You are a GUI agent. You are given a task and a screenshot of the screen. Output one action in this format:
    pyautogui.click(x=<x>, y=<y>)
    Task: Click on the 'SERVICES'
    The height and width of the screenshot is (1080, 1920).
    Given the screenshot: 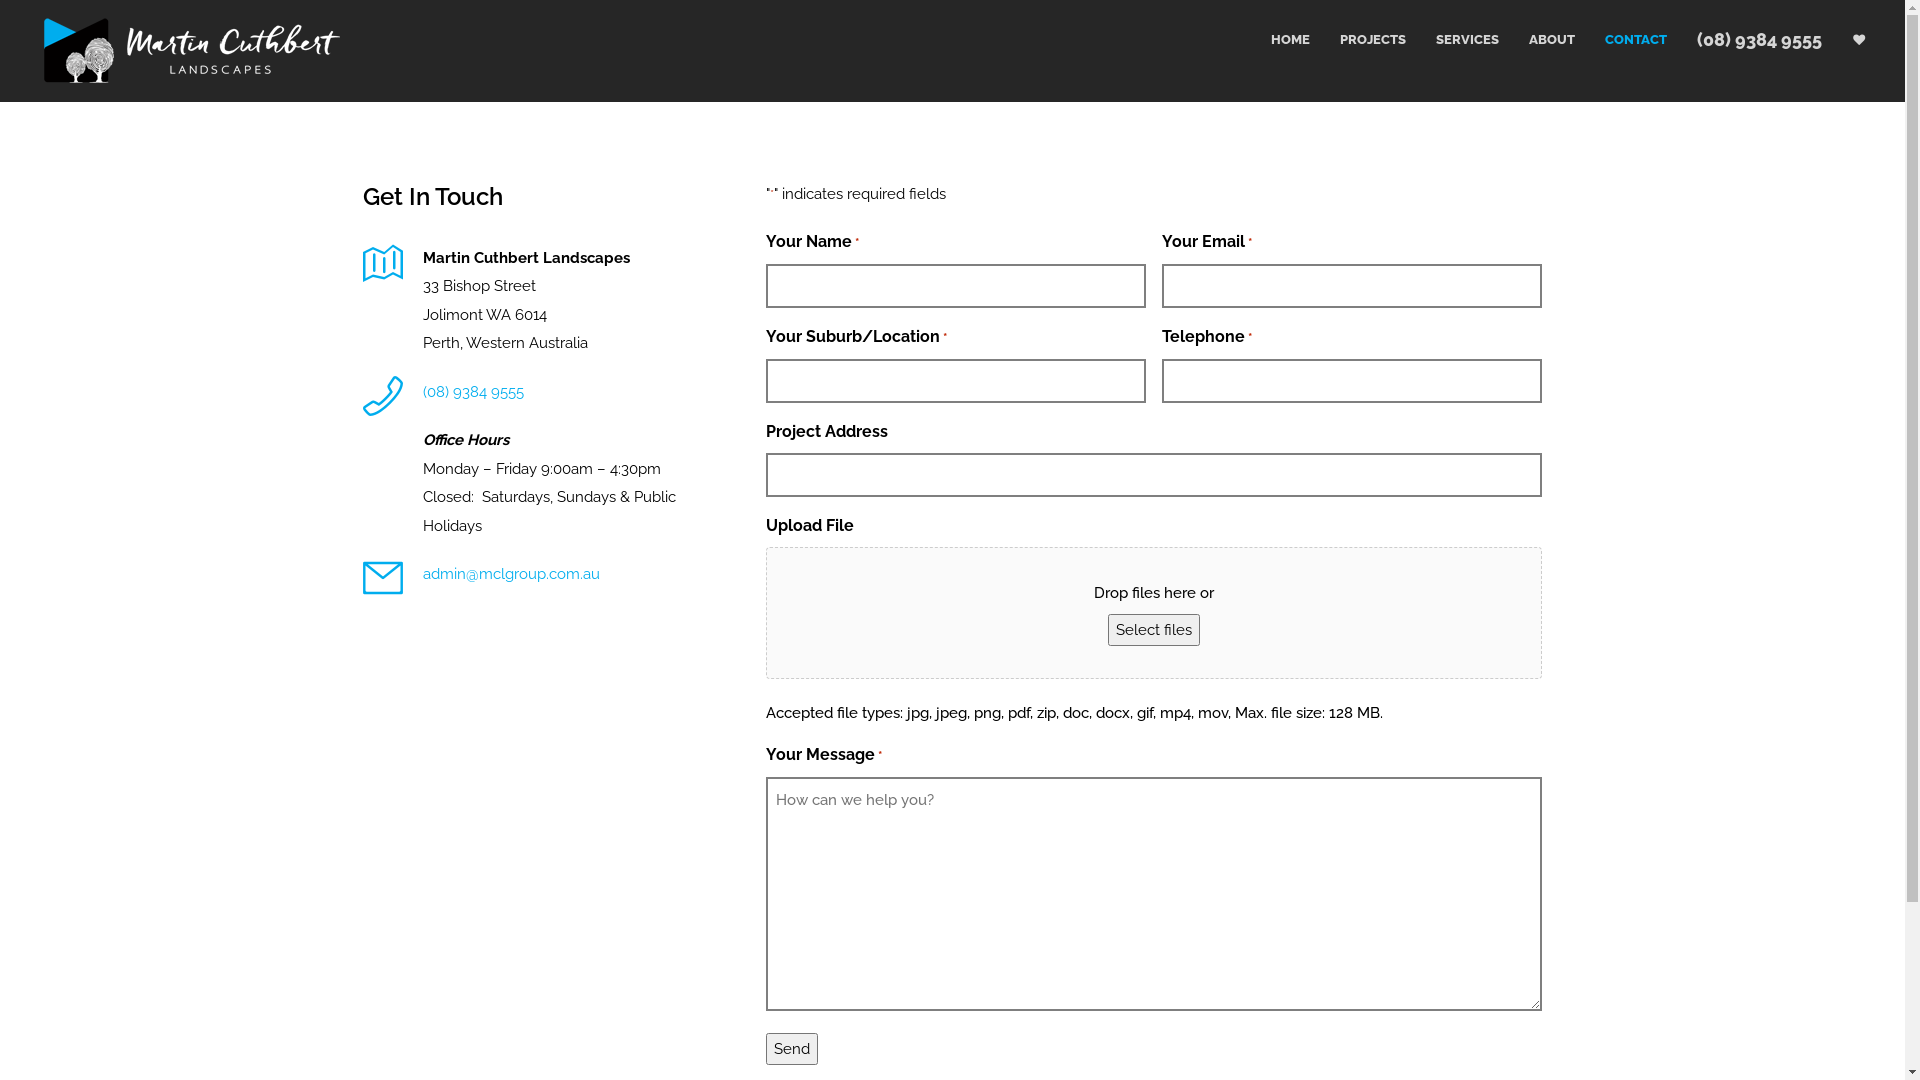 What is the action you would take?
    pyautogui.click(x=1452, y=39)
    